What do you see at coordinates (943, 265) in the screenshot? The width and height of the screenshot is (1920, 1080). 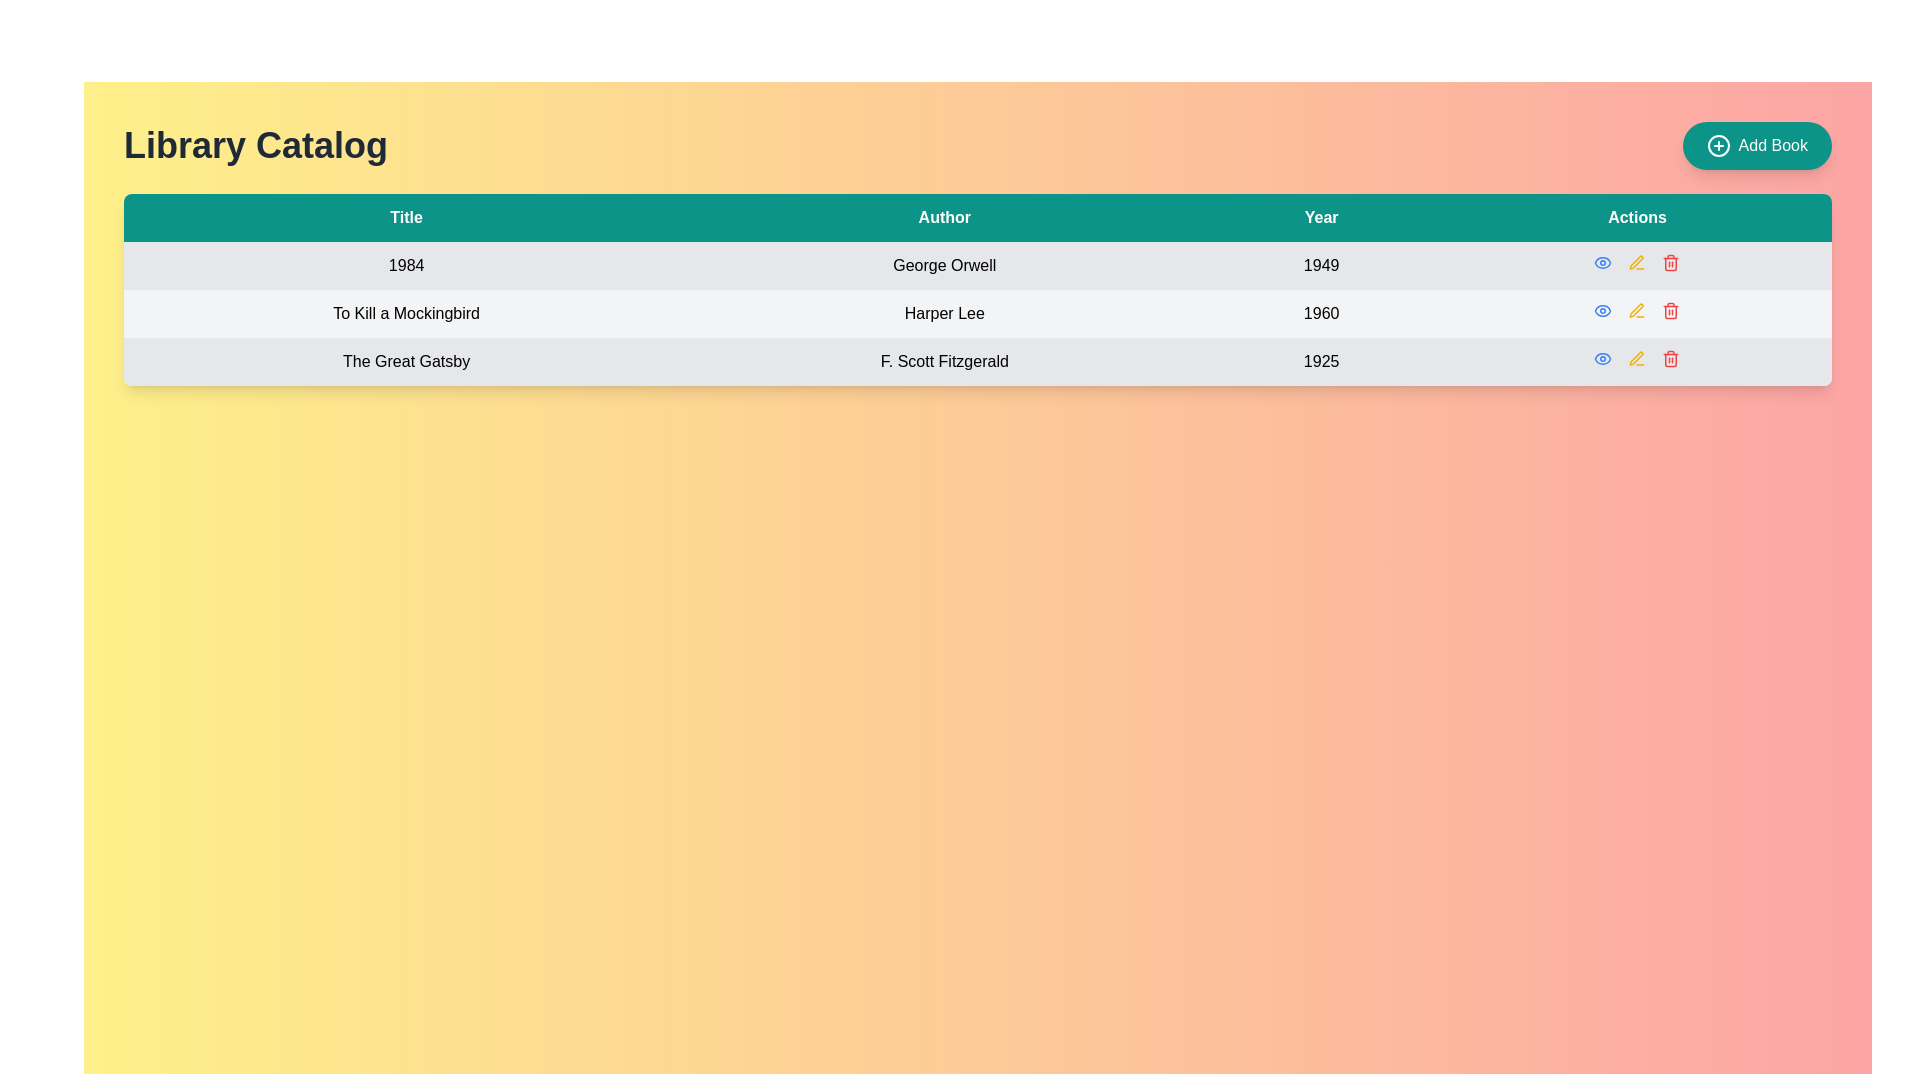 I see `the text label element displaying 'George Orwell', which is located in the second cell of the second row under the 'Author' column in a table structure` at bounding box center [943, 265].